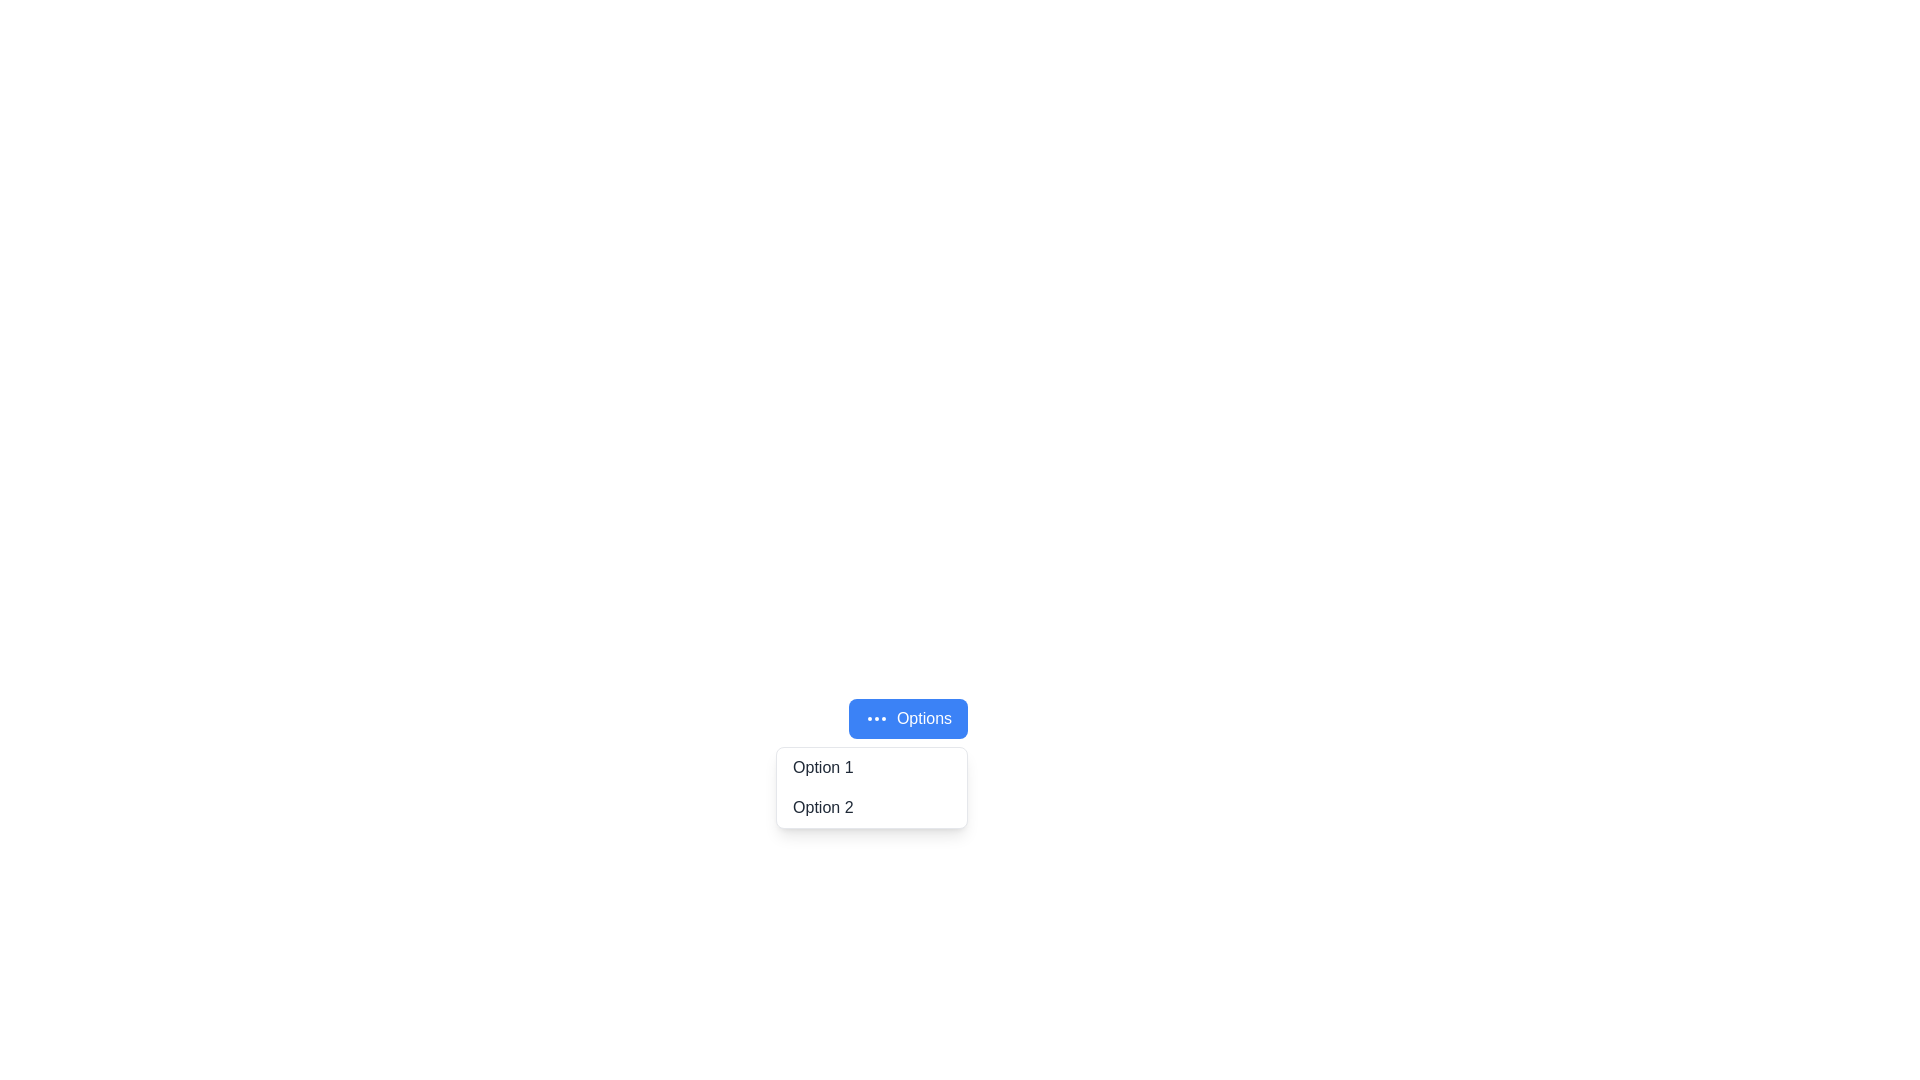 Image resolution: width=1920 pixels, height=1080 pixels. What do you see at coordinates (872, 806) in the screenshot?
I see `the 'Option 2' menu option in the dropdown menu located below 'Option 1'` at bounding box center [872, 806].